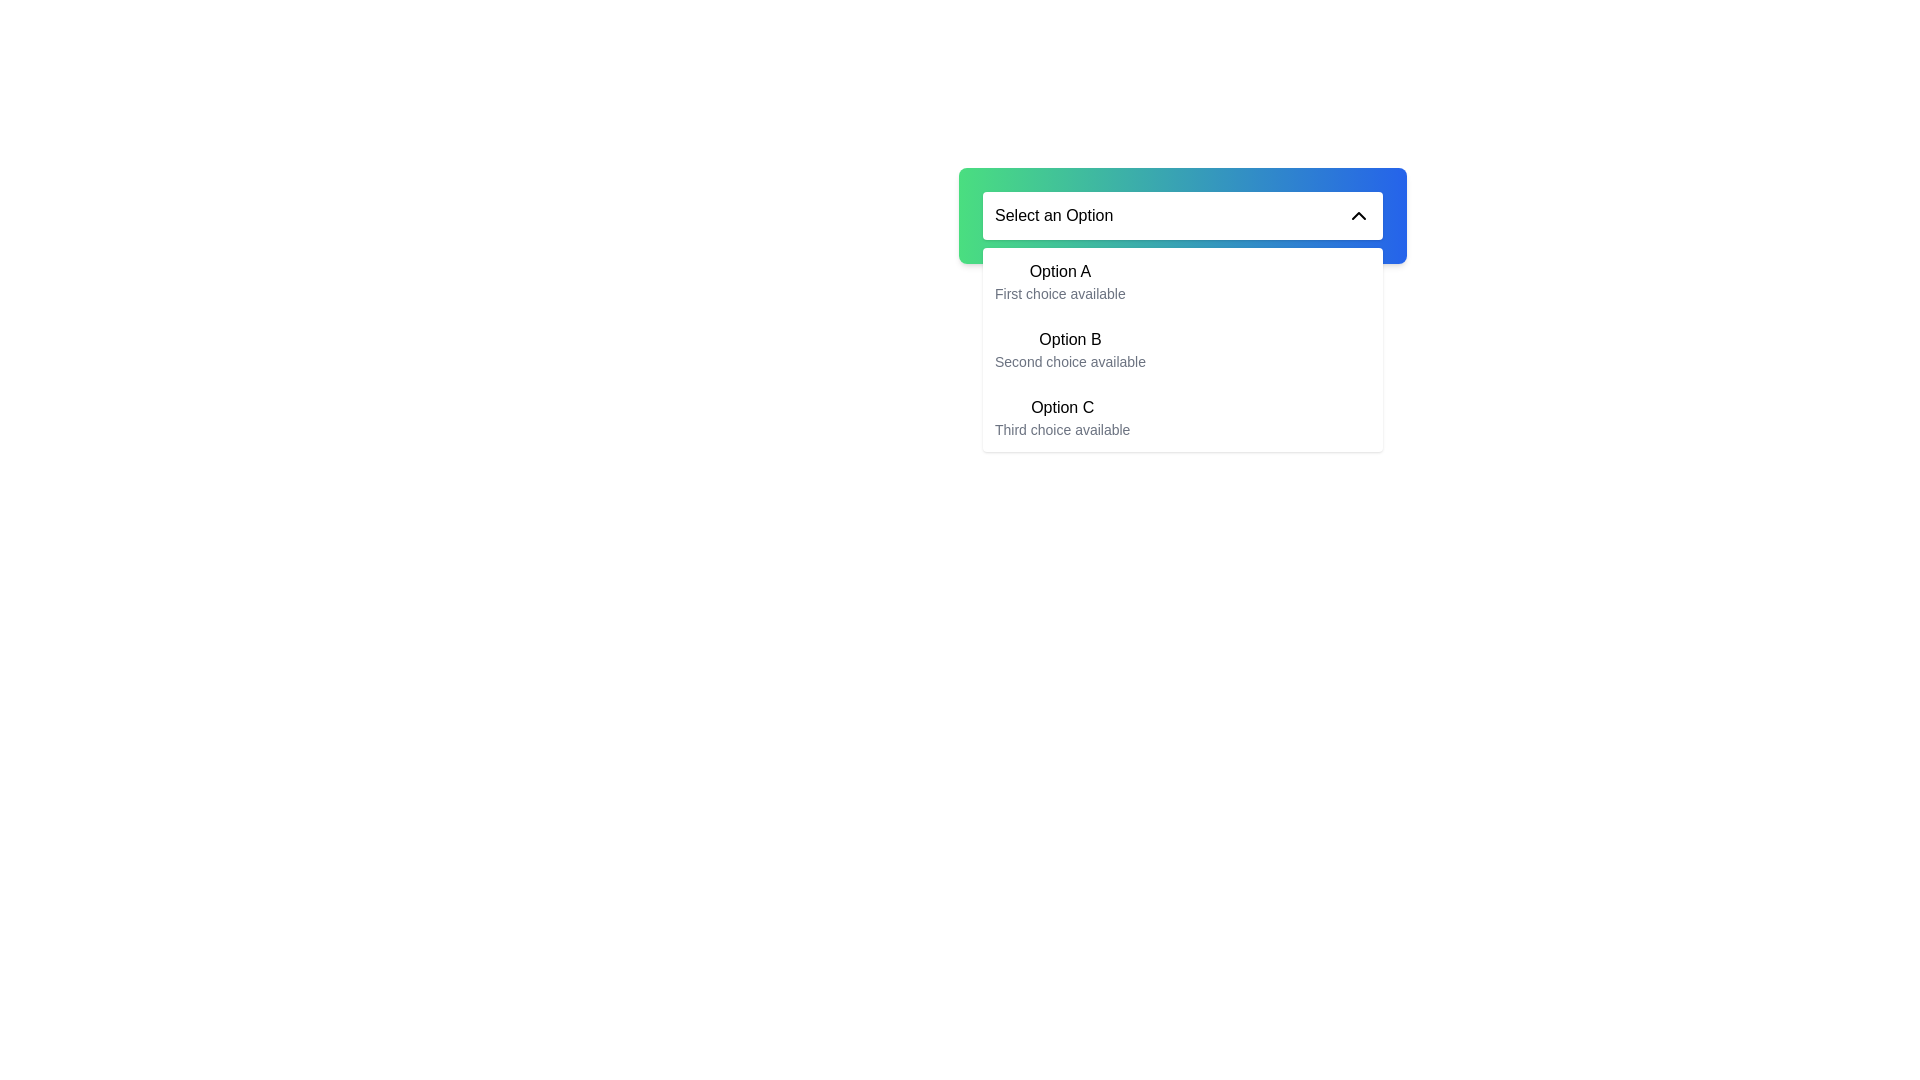 The height and width of the screenshot is (1080, 1920). What do you see at coordinates (1061, 428) in the screenshot?
I see `the non-interactive text label providing supplementary details about 'Option C', located within the dropdown menu under 'Option C'` at bounding box center [1061, 428].